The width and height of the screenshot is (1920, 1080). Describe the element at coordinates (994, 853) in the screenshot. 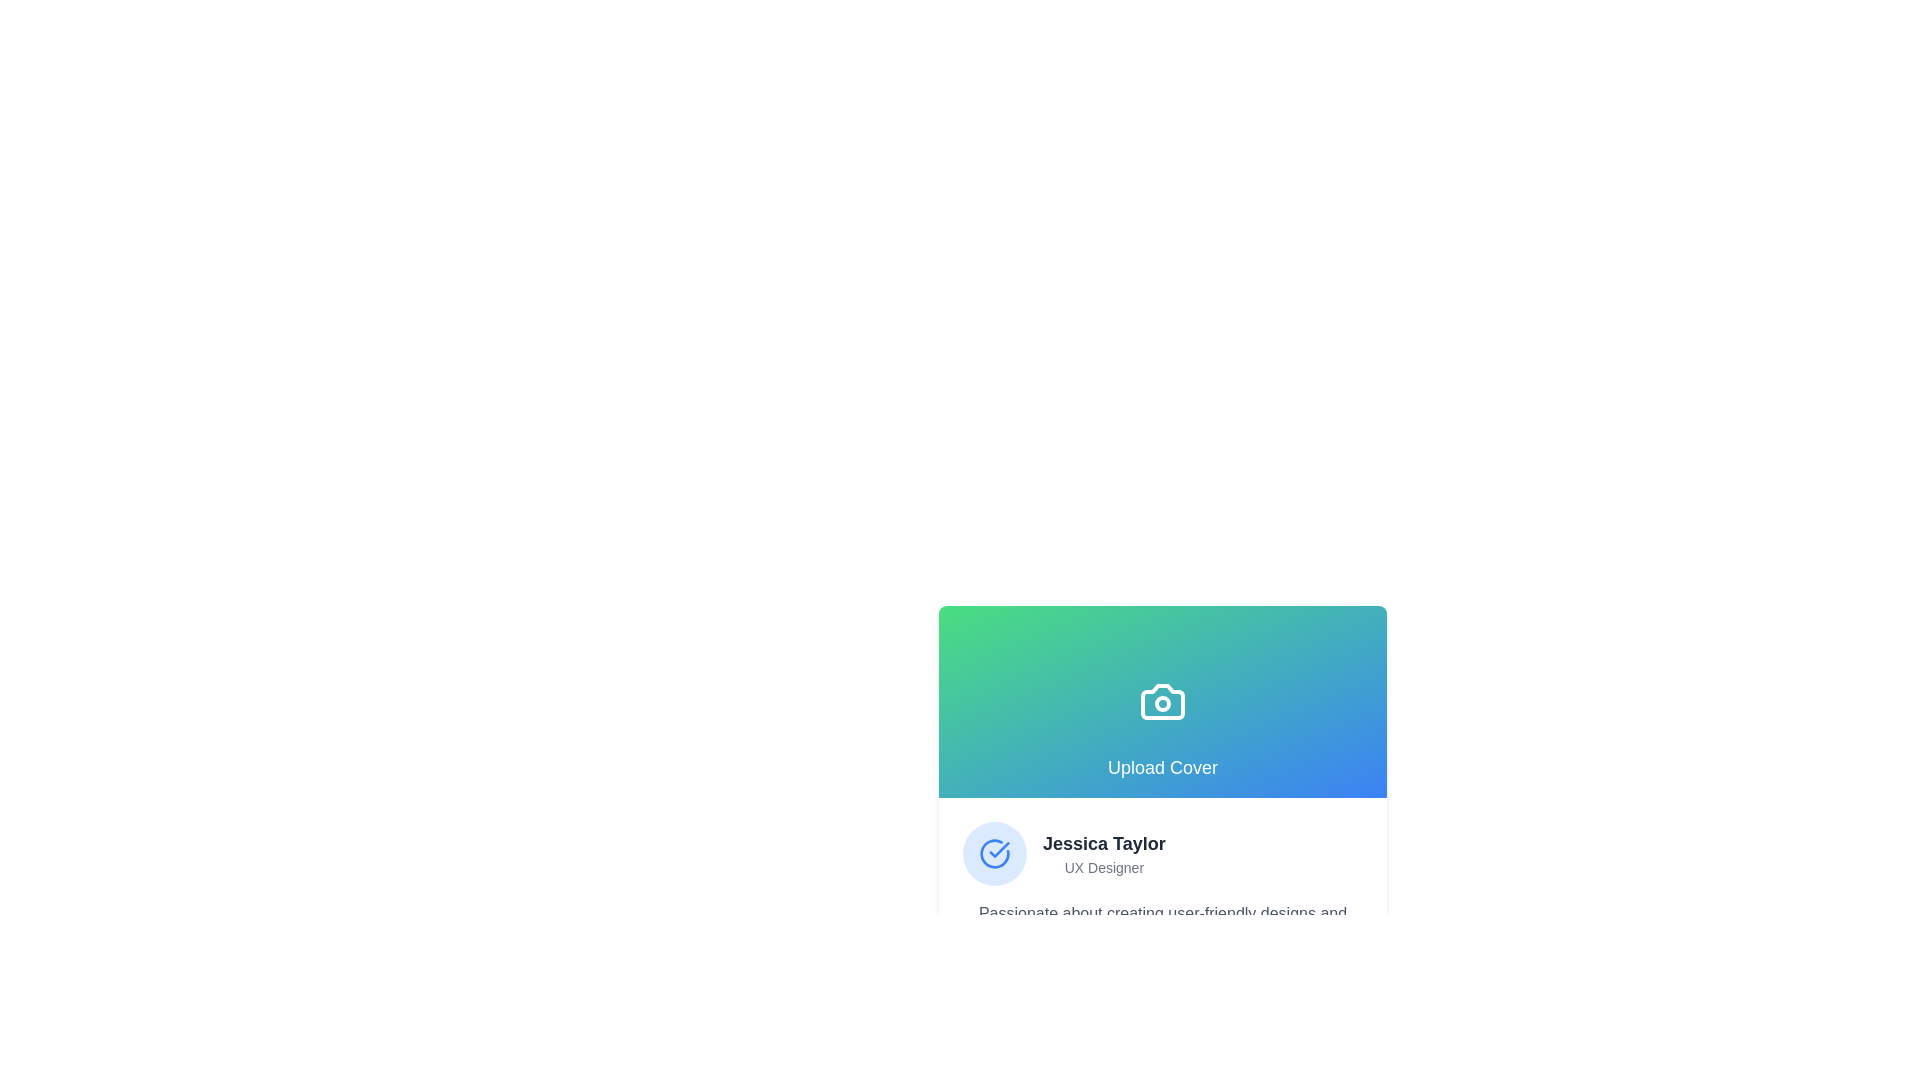

I see `the verification icon located to the left of 'Jessica Taylor' text in the profile layout` at that location.